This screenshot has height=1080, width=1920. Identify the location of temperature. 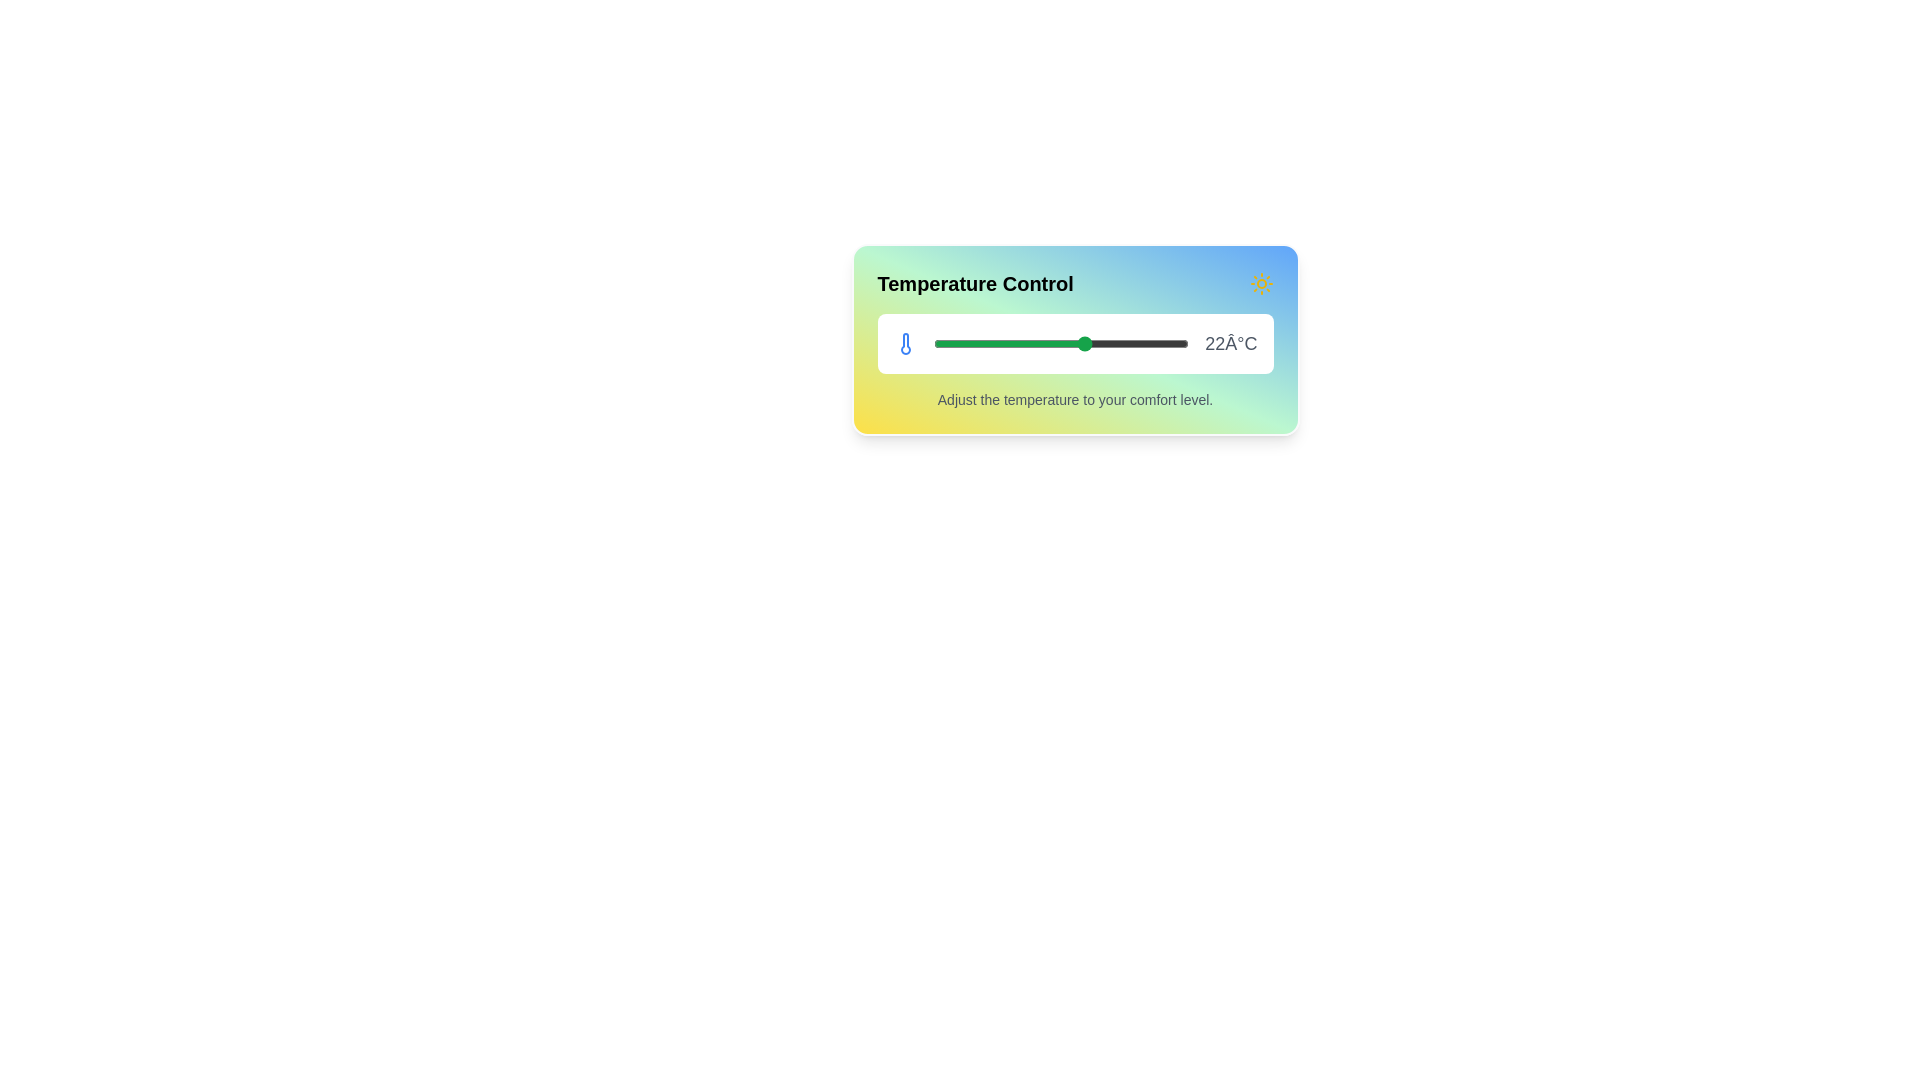
(1111, 342).